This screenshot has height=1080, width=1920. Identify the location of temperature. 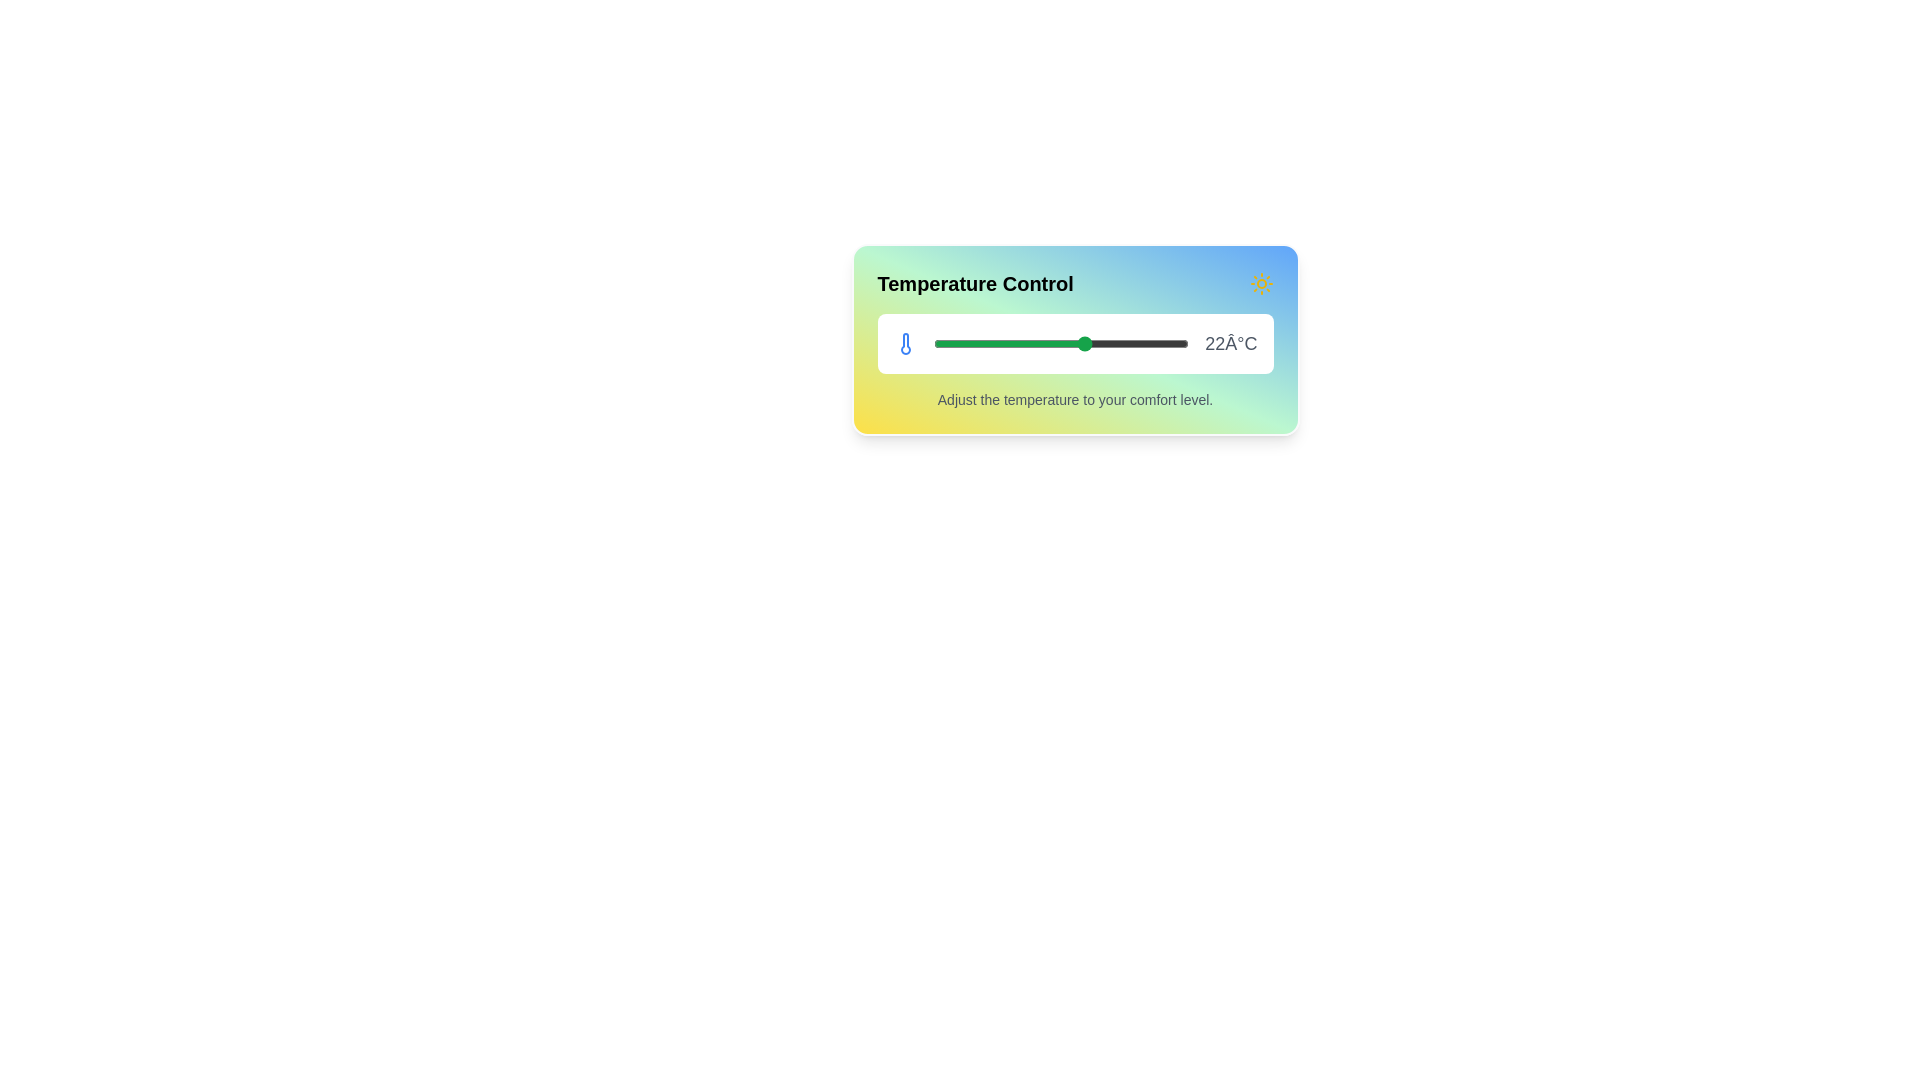
(1111, 342).